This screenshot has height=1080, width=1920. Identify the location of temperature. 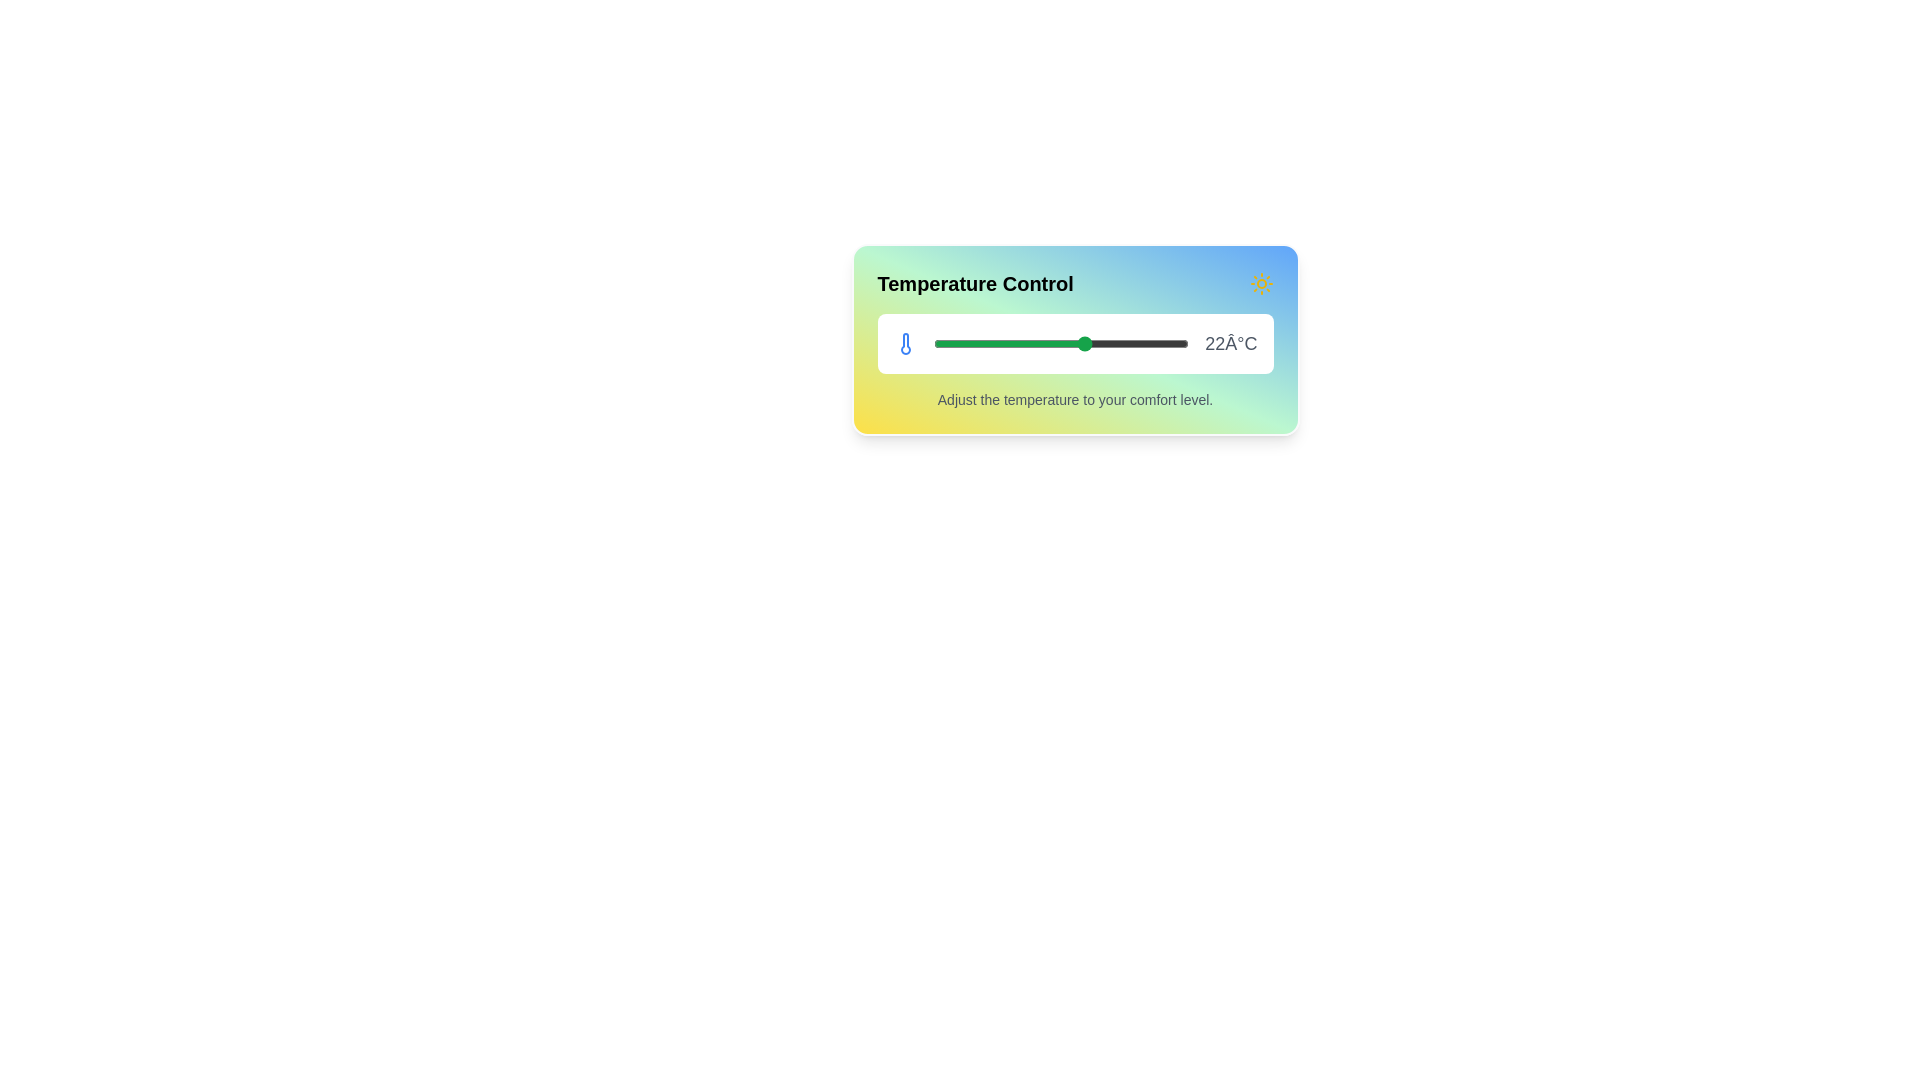
(1111, 342).